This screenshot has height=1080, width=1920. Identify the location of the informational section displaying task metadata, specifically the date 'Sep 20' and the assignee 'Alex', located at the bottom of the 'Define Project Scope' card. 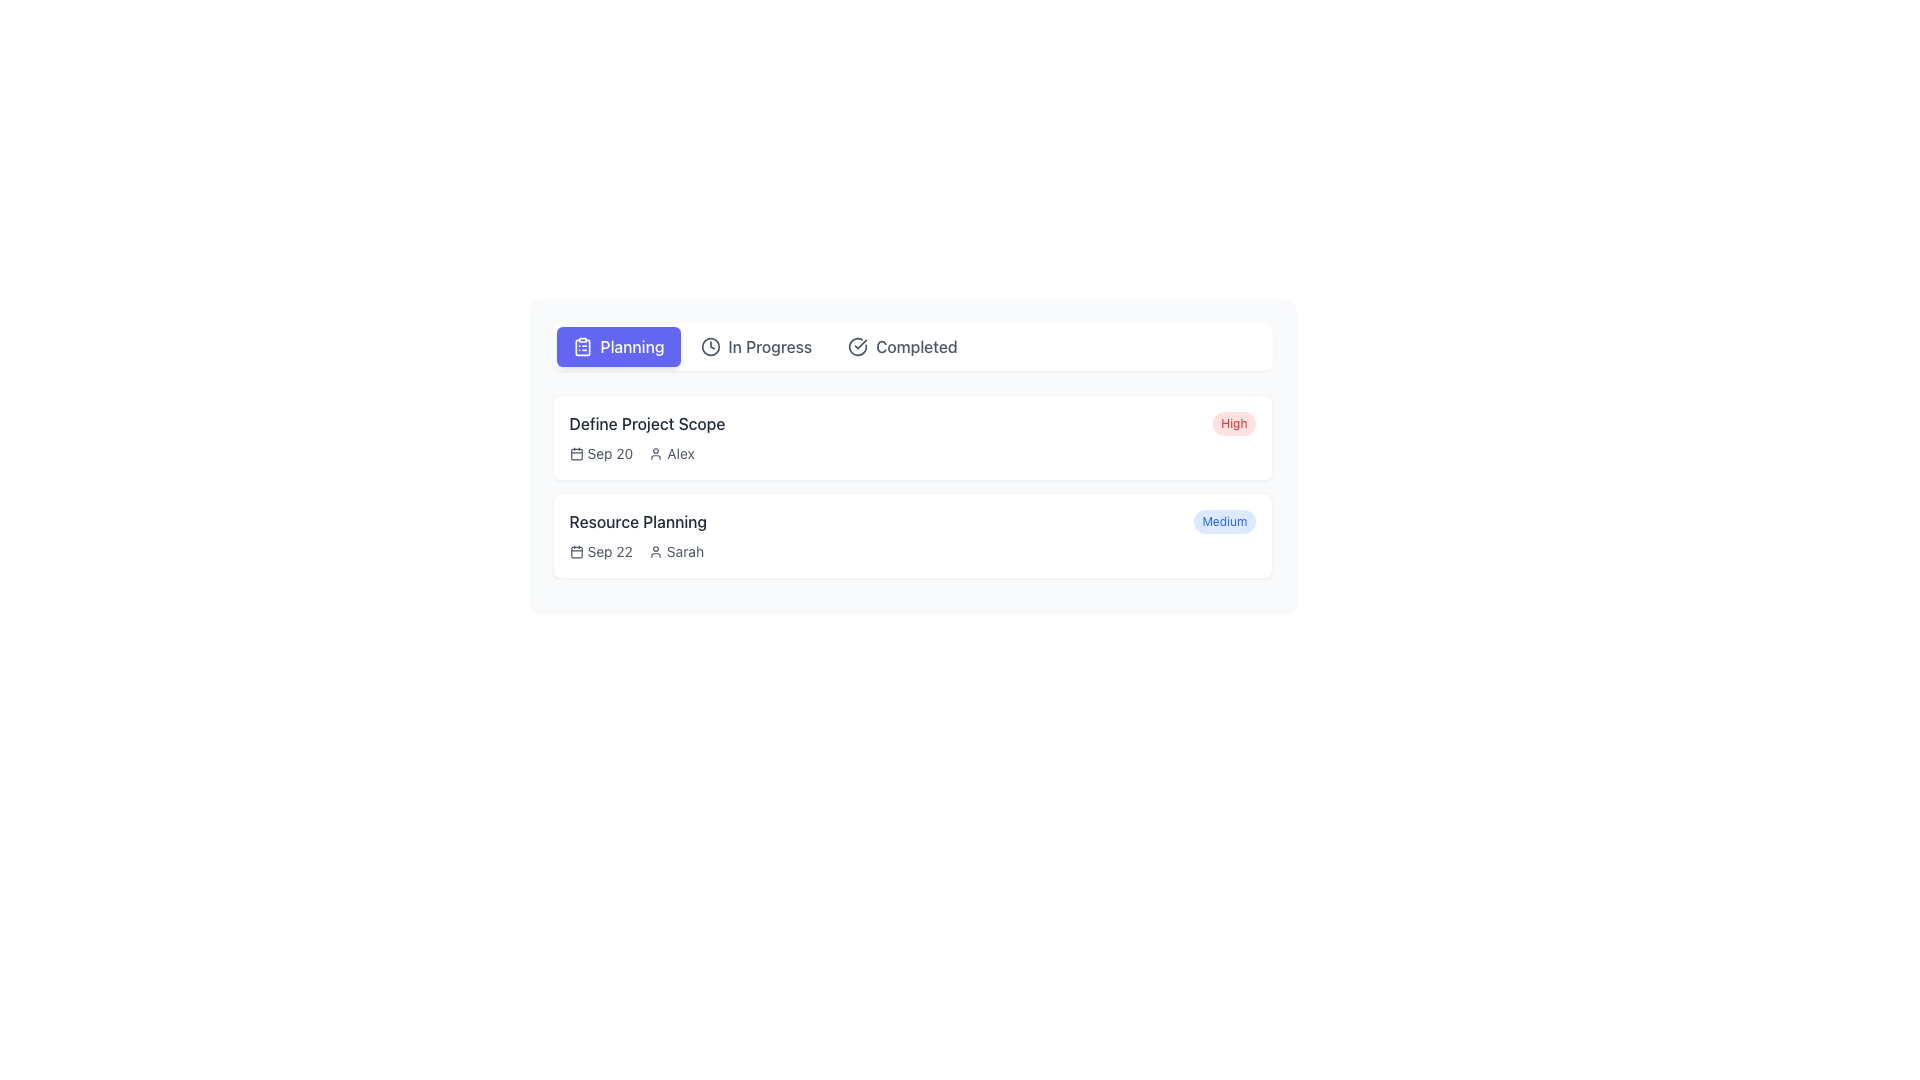
(911, 454).